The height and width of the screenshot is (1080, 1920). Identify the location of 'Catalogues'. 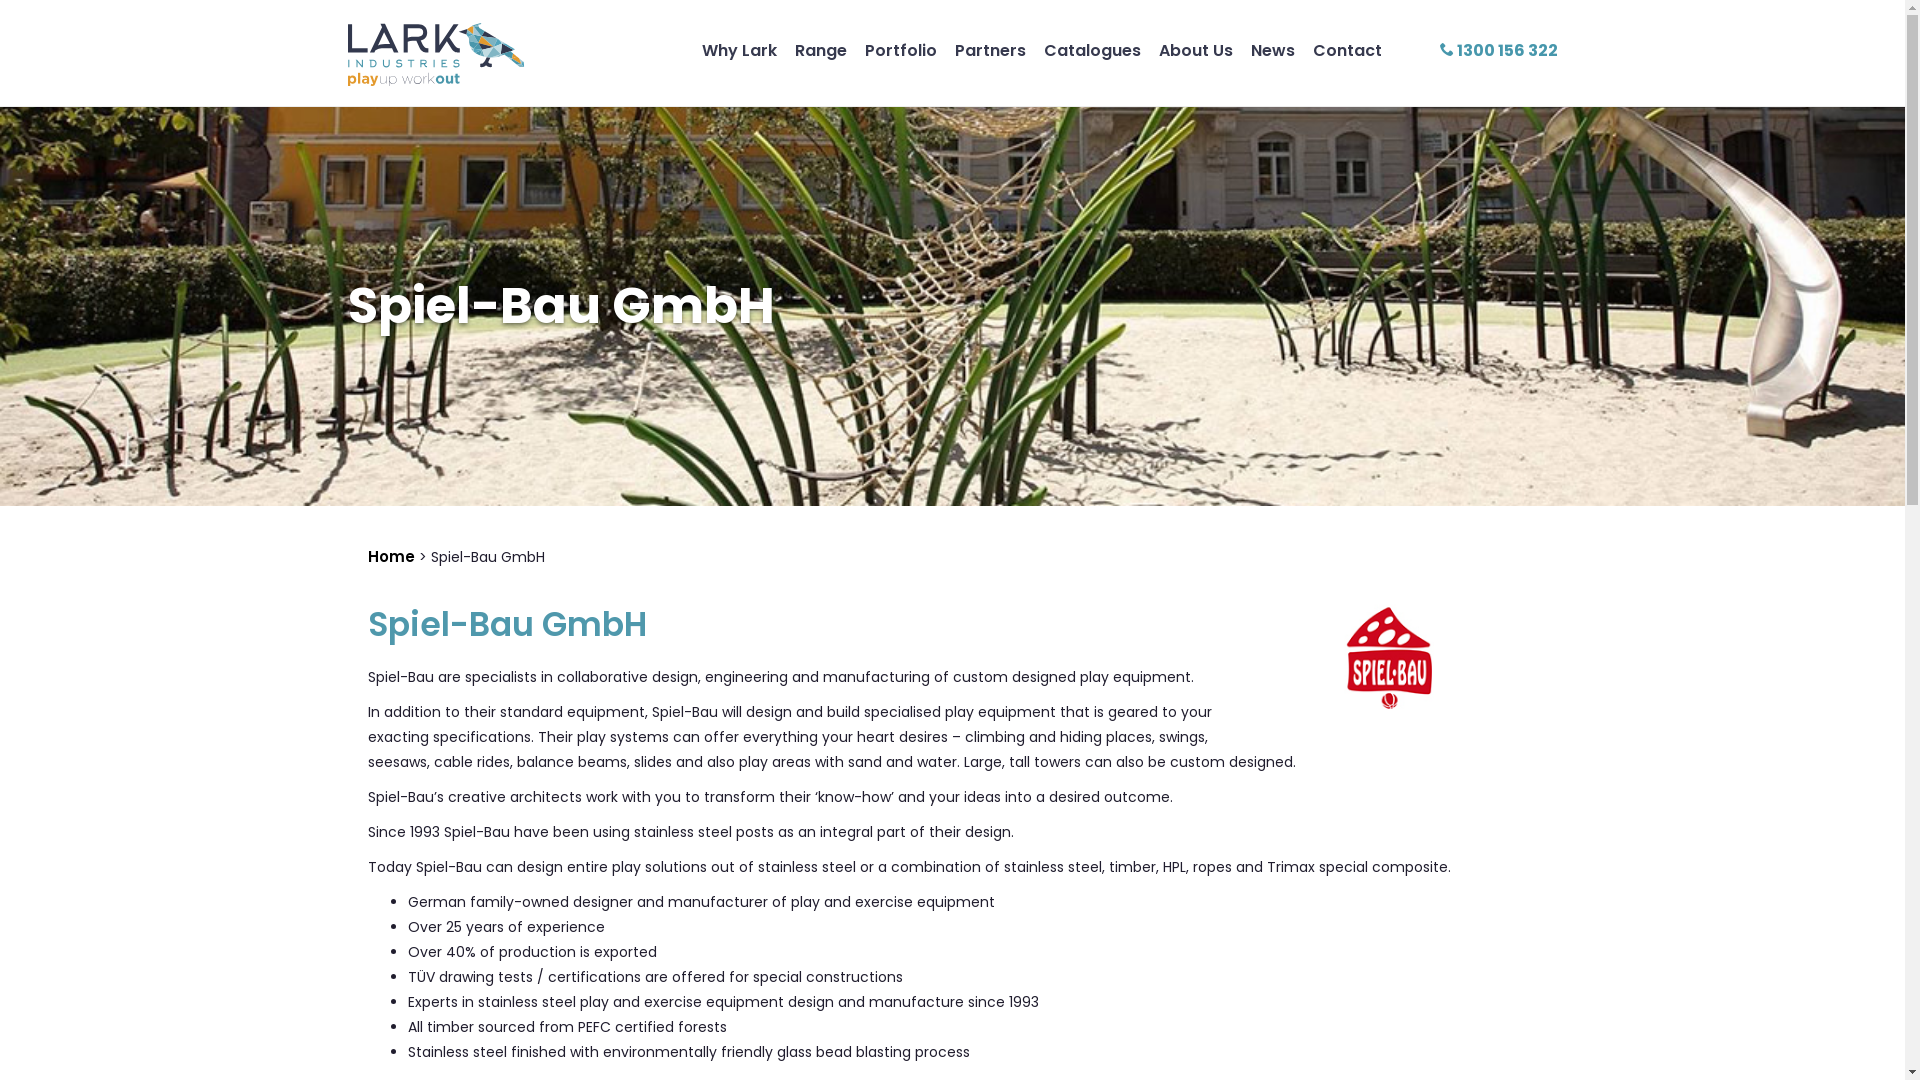
(1091, 49).